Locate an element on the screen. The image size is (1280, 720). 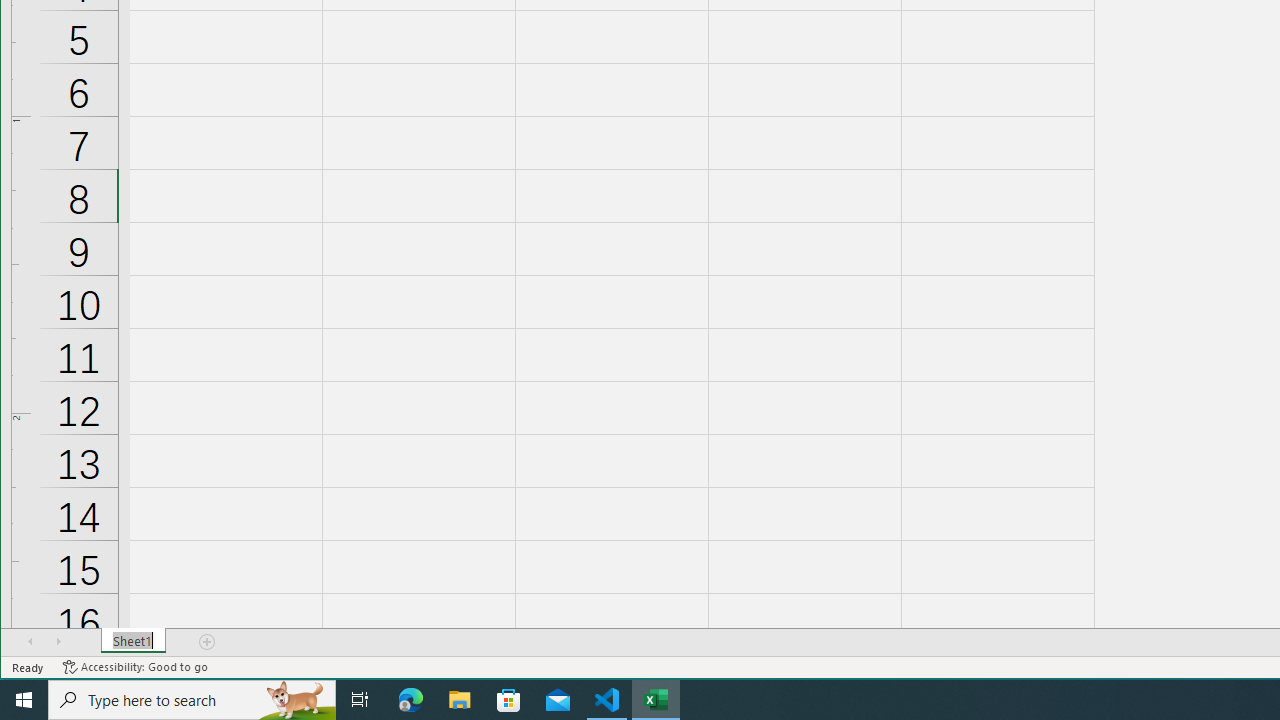
'Task View' is located at coordinates (359, 698).